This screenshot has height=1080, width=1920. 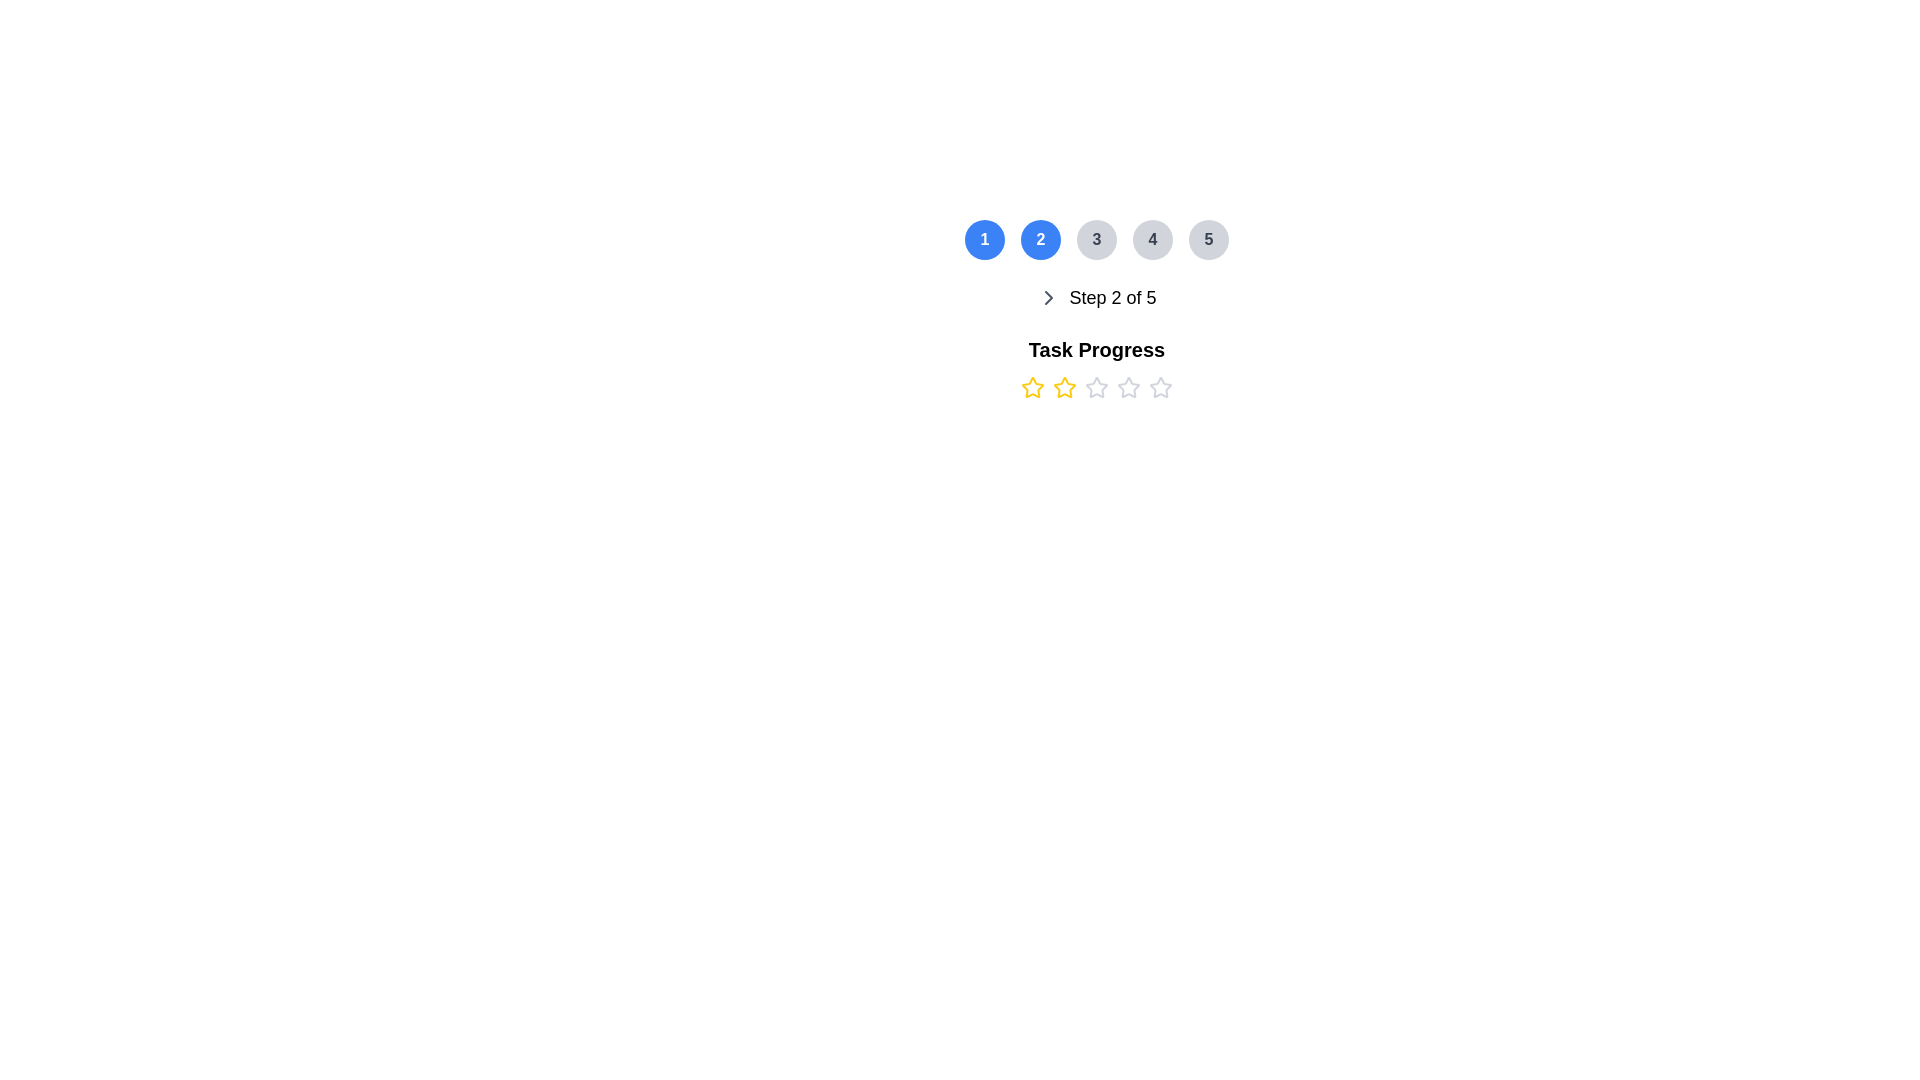 I want to click on the right-facing chevron arrow icon located, so click(x=1048, y=297).